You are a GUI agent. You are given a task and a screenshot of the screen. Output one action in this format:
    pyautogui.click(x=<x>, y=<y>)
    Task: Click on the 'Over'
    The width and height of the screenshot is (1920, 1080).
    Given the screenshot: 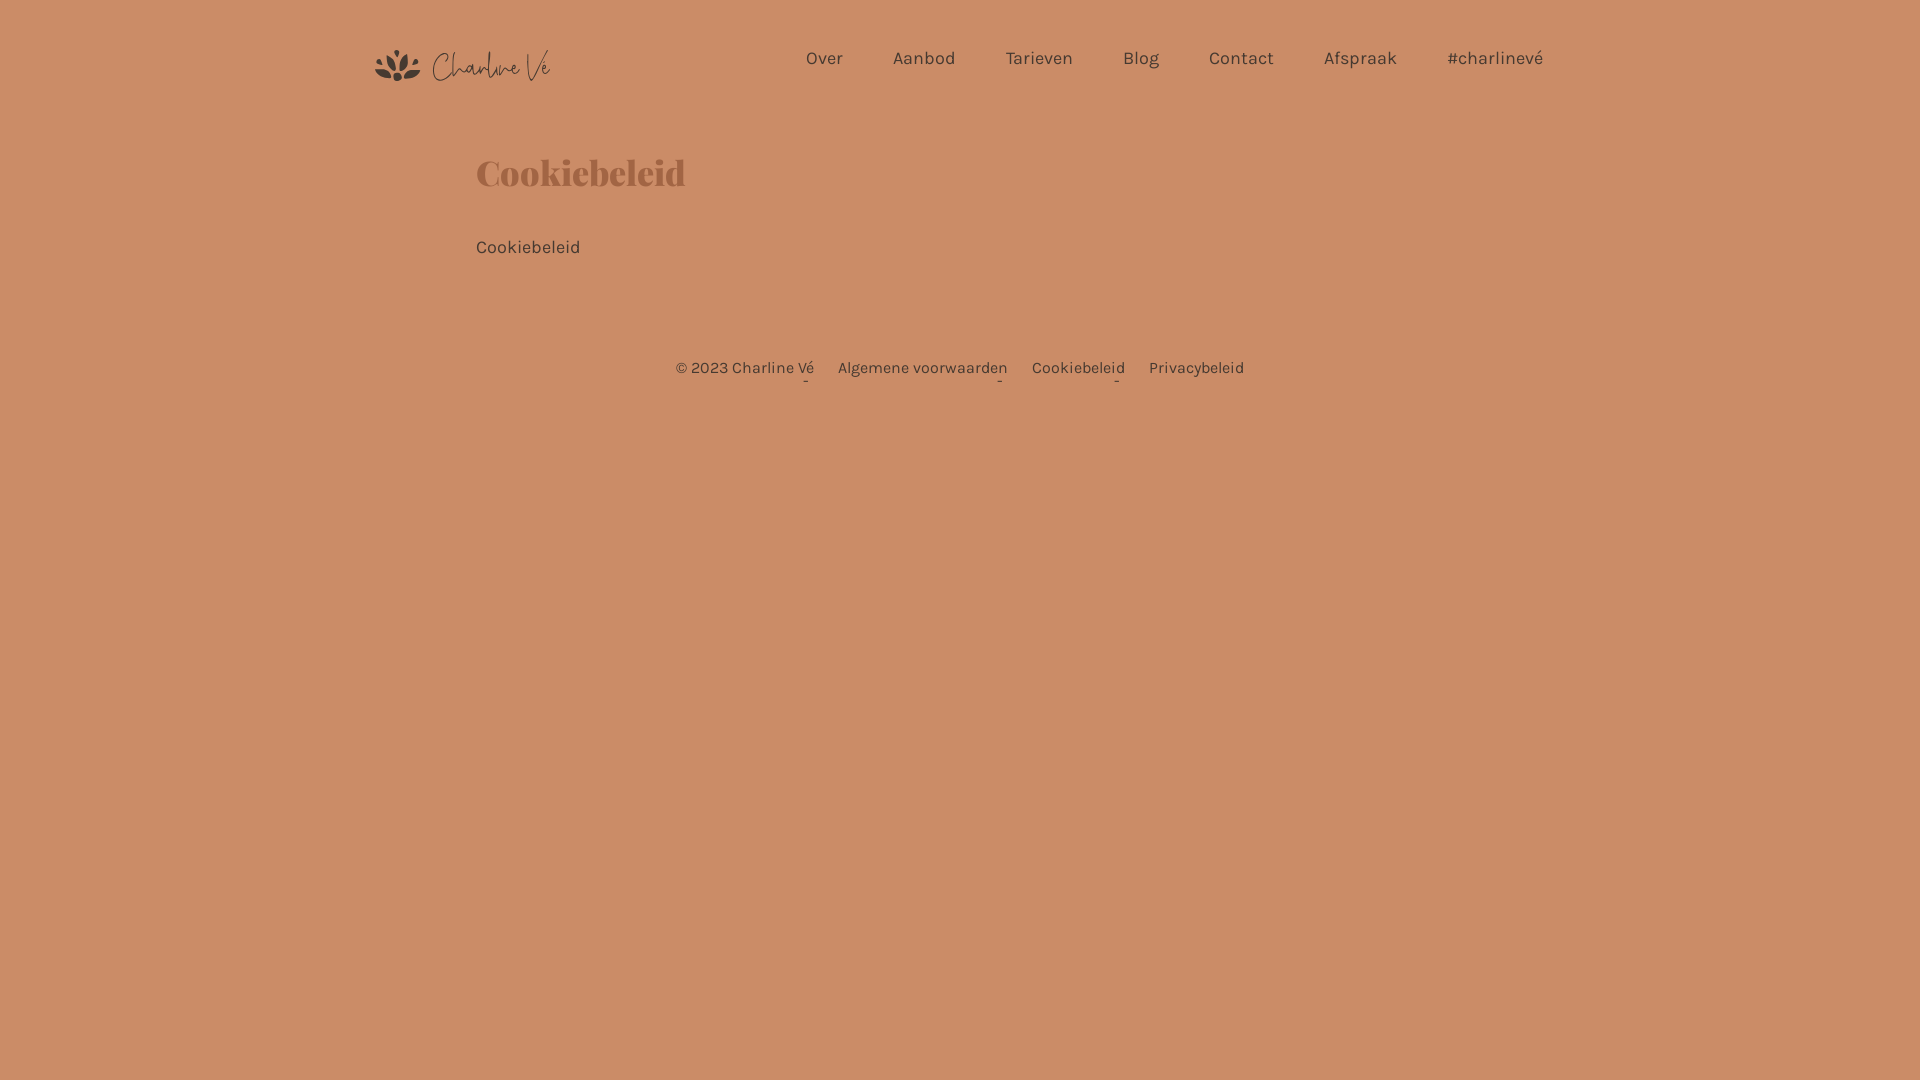 What is the action you would take?
    pyautogui.click(x=824, y=56)
    